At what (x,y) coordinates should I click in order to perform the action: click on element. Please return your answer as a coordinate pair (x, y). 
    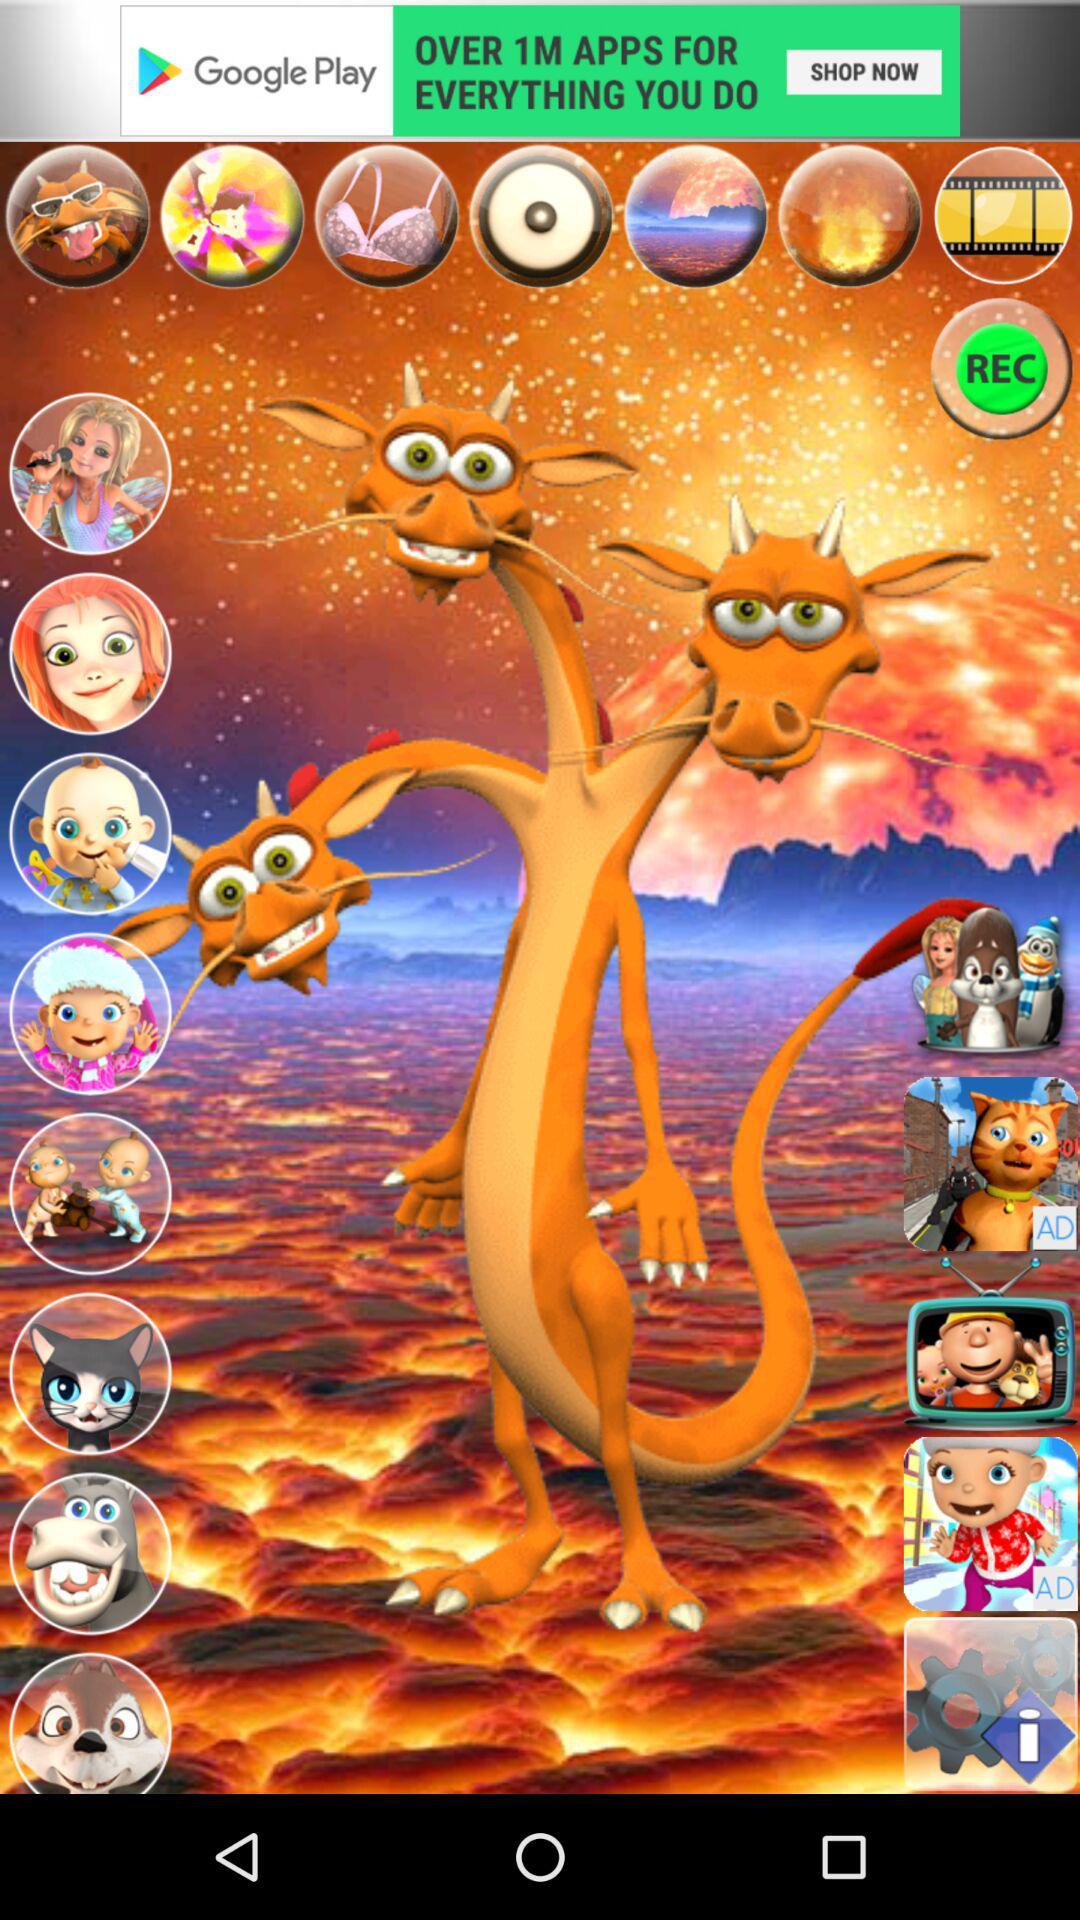
    Looking at the image, I should click on (849, 215).